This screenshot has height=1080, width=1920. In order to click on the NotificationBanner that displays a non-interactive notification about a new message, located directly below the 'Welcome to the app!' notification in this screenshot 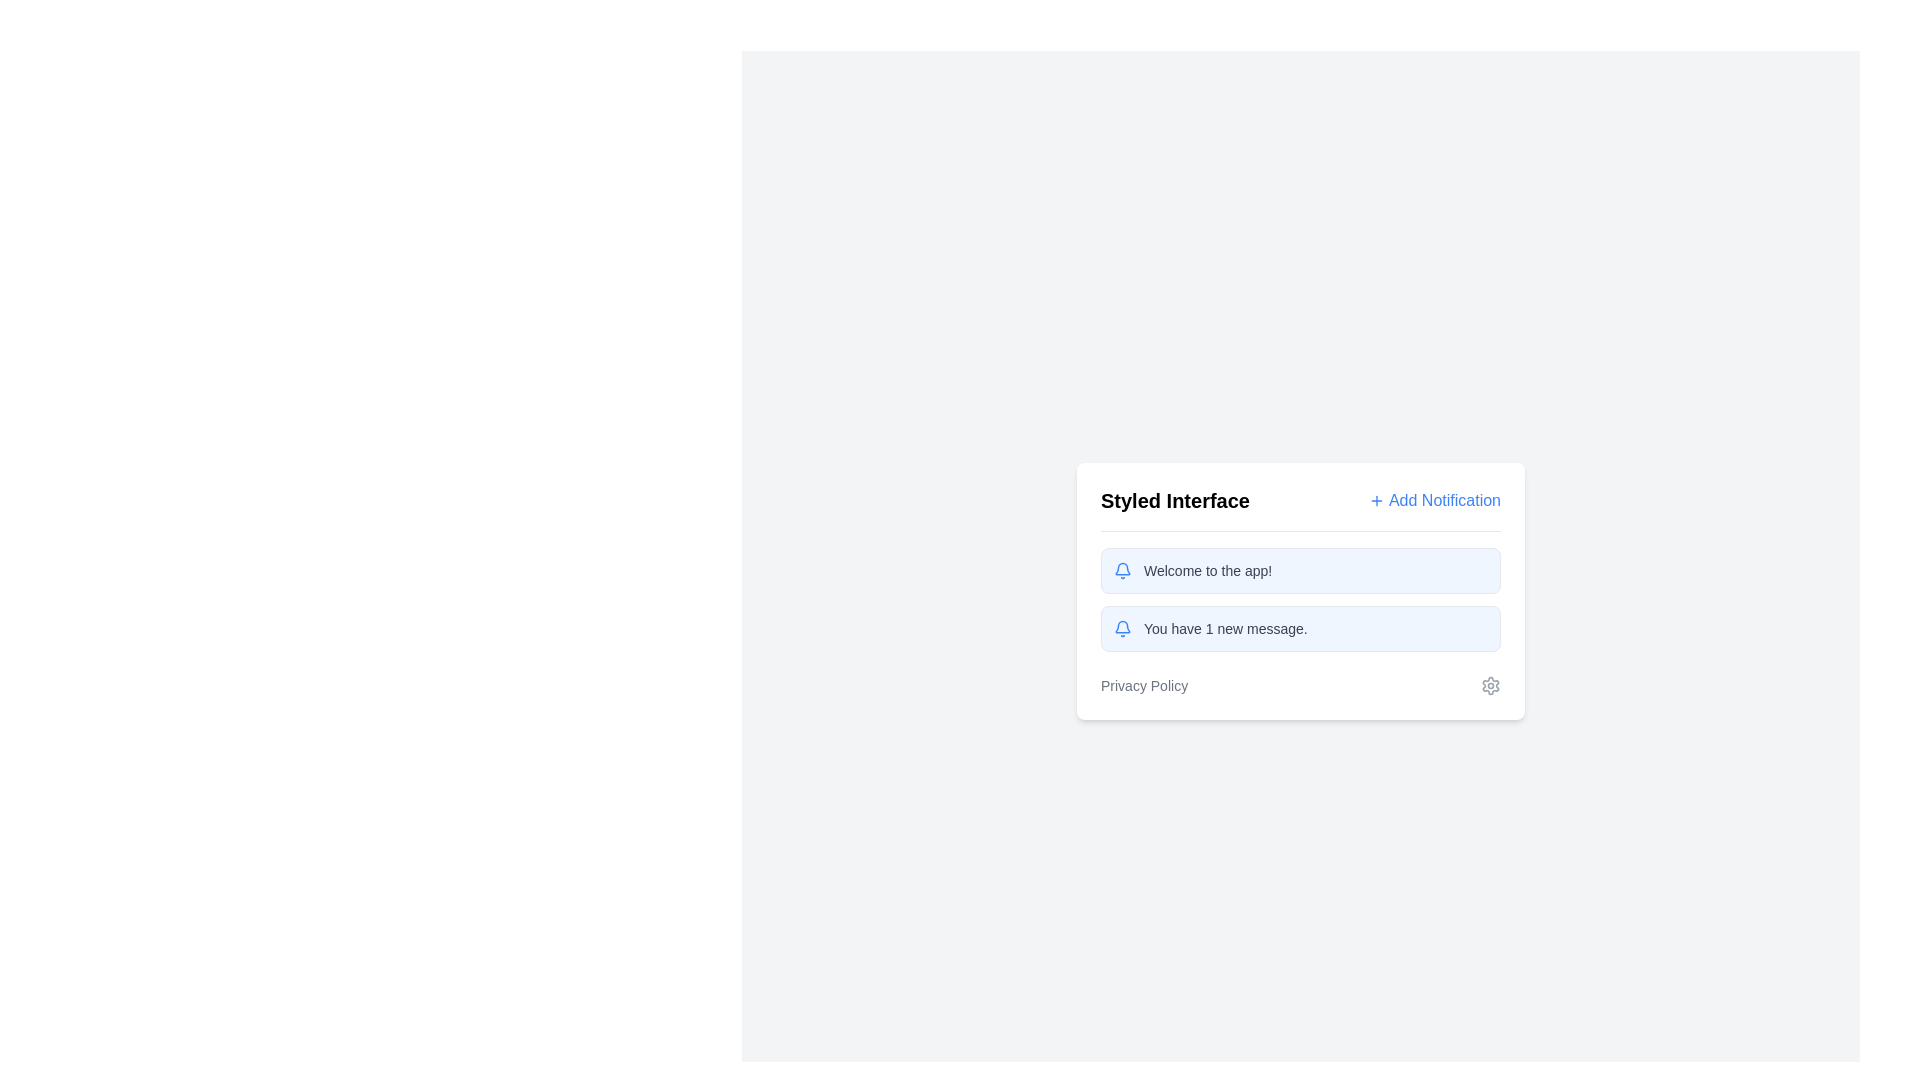, I will do `click(1300, 627)`.